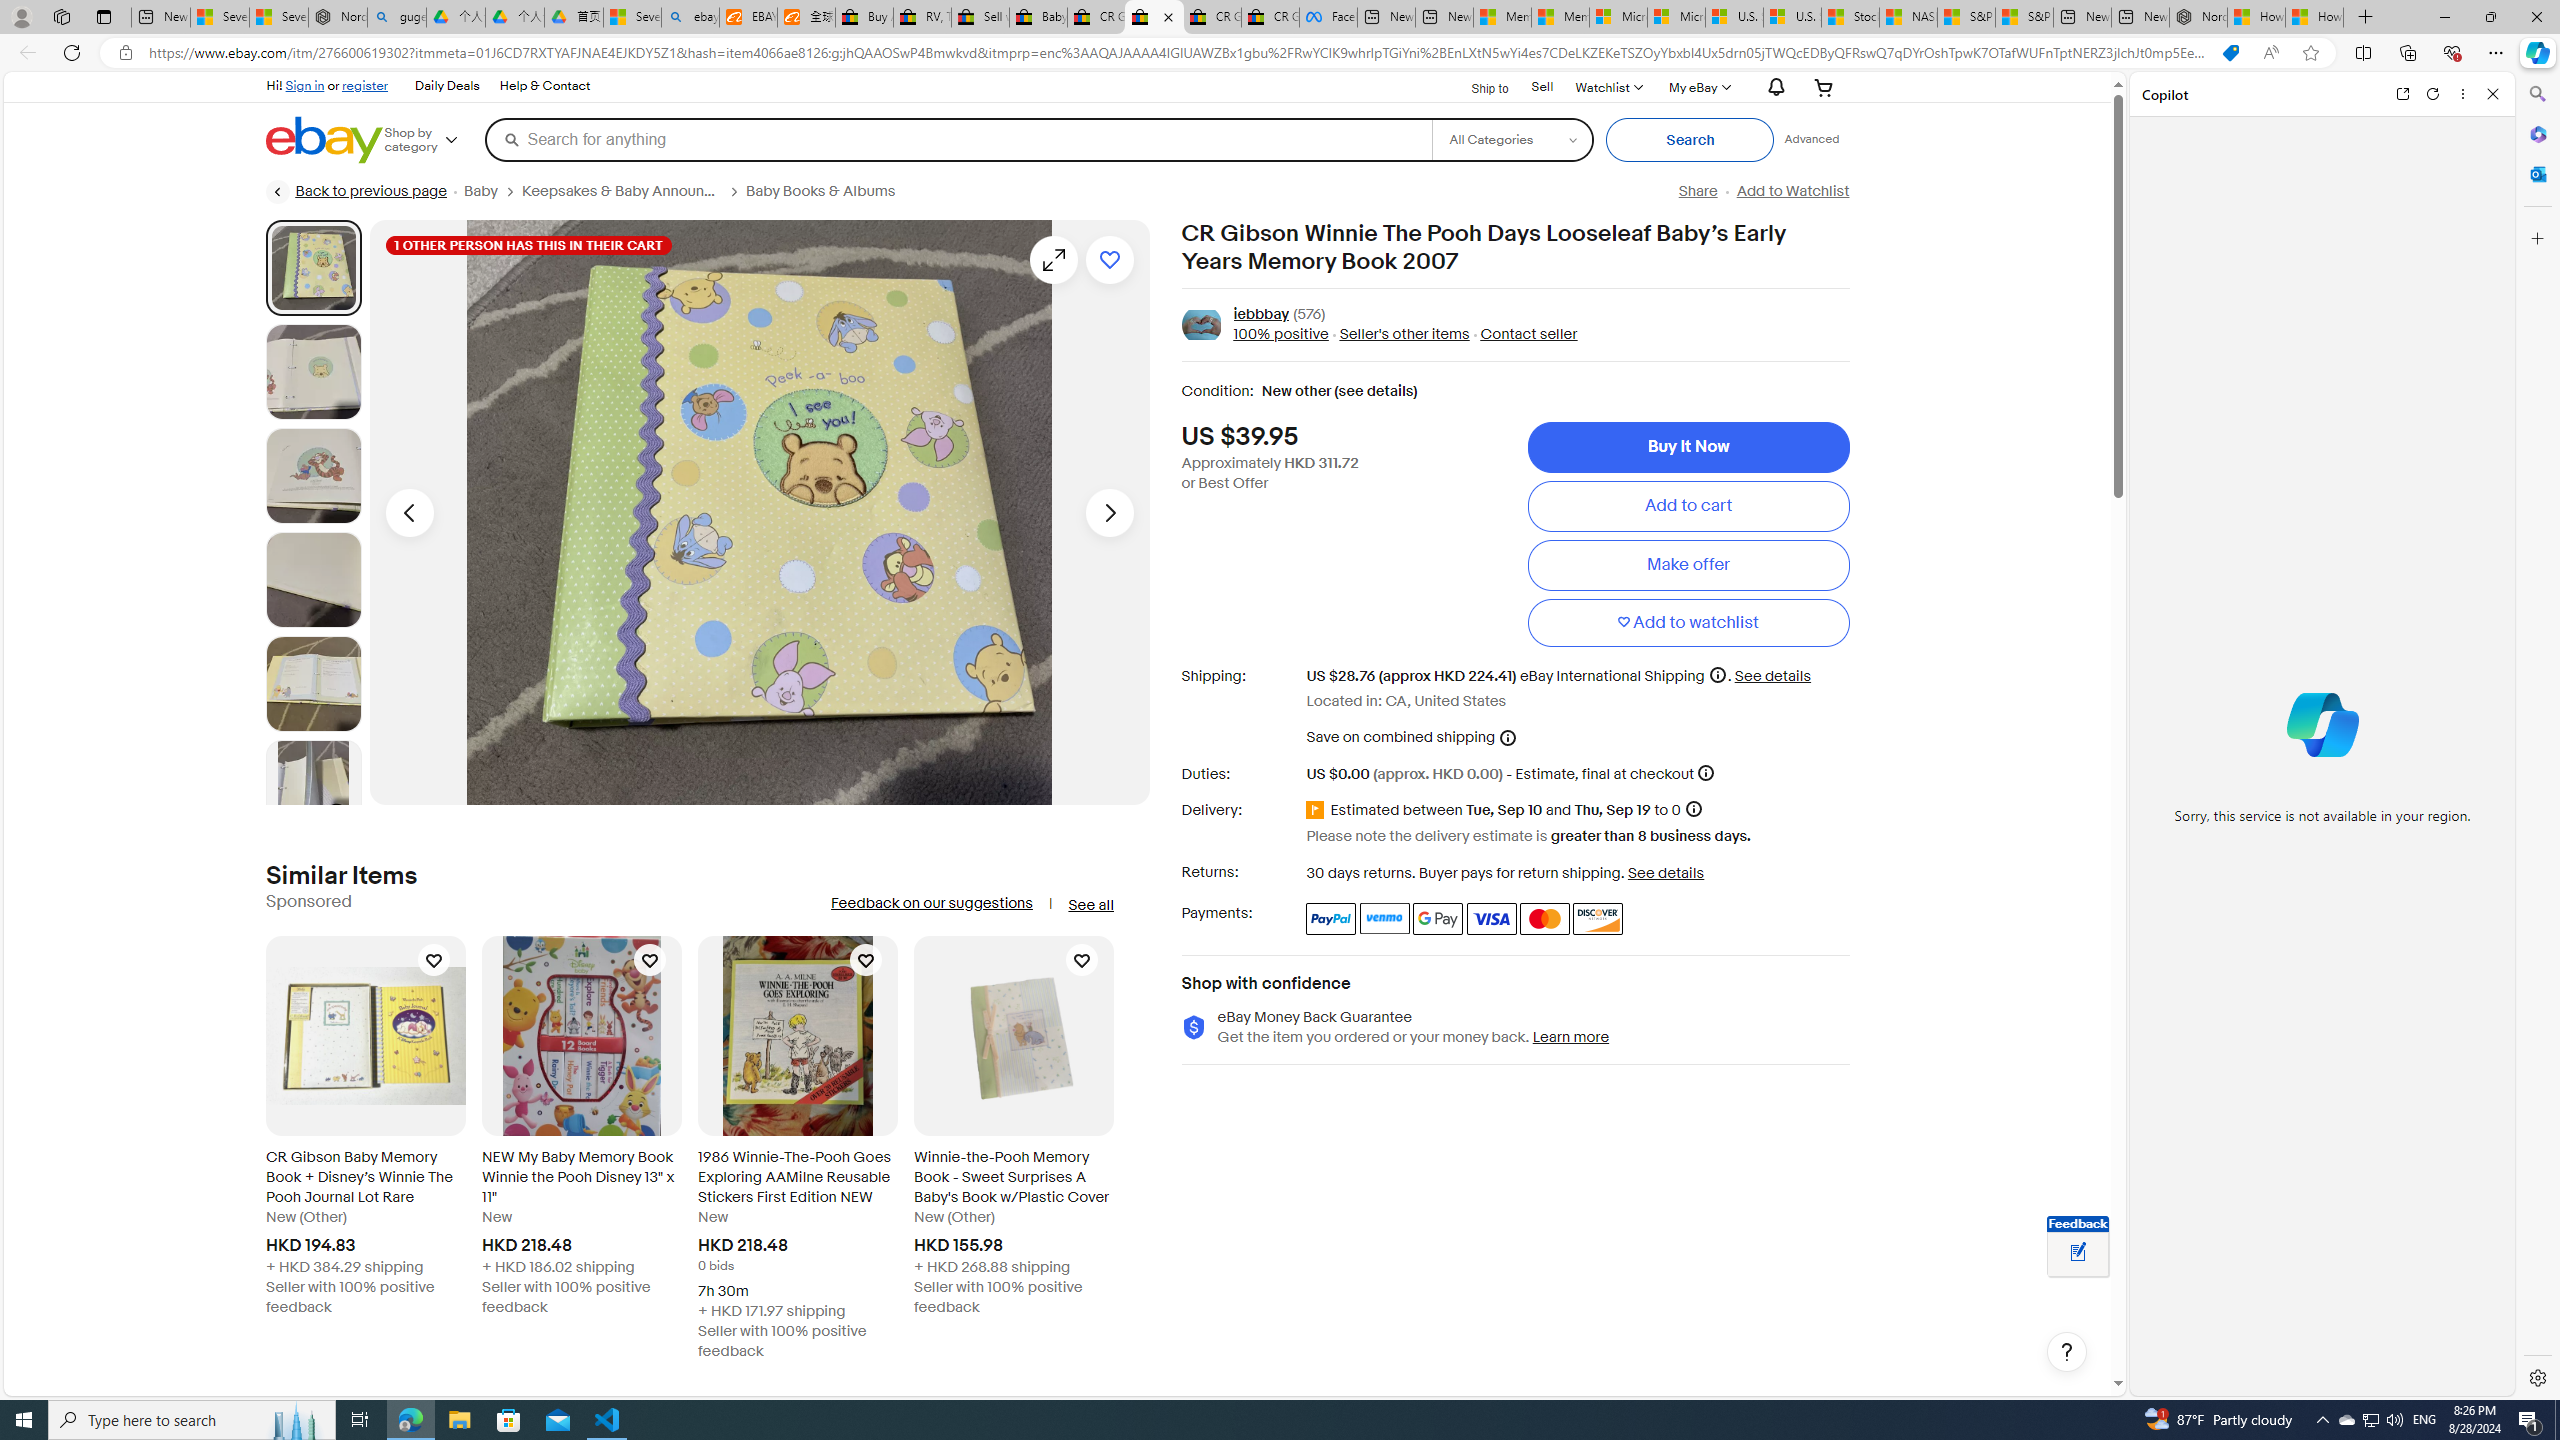  What do you see at coordinates (1108, 512) in the screenshot?
I see `'Next image - Item images thumbnails'` at bounding box center [1108, 512].